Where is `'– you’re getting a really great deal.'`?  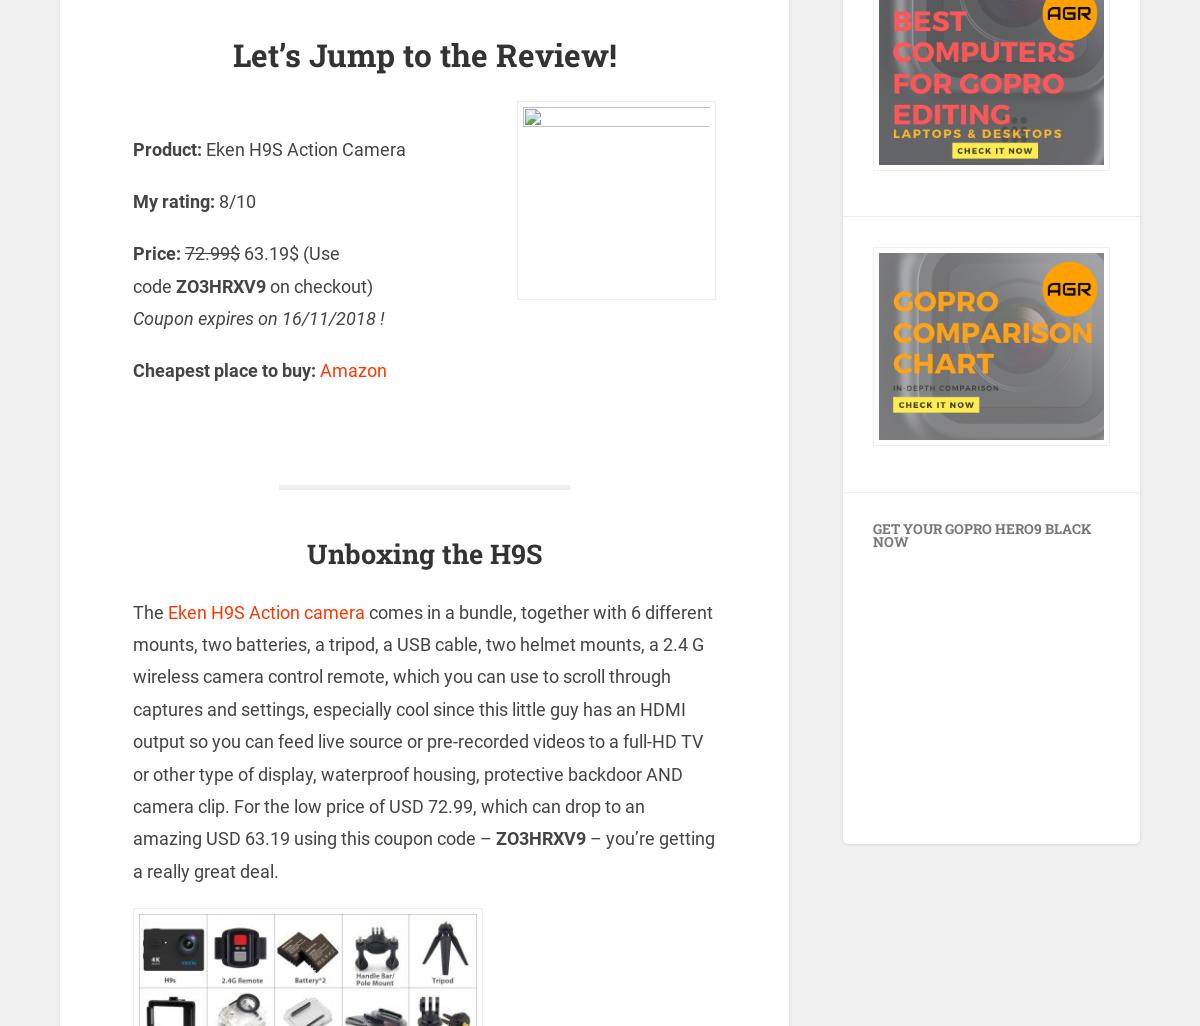 '– you’re getting a really great deal.' is located at coordinates (423, 854).